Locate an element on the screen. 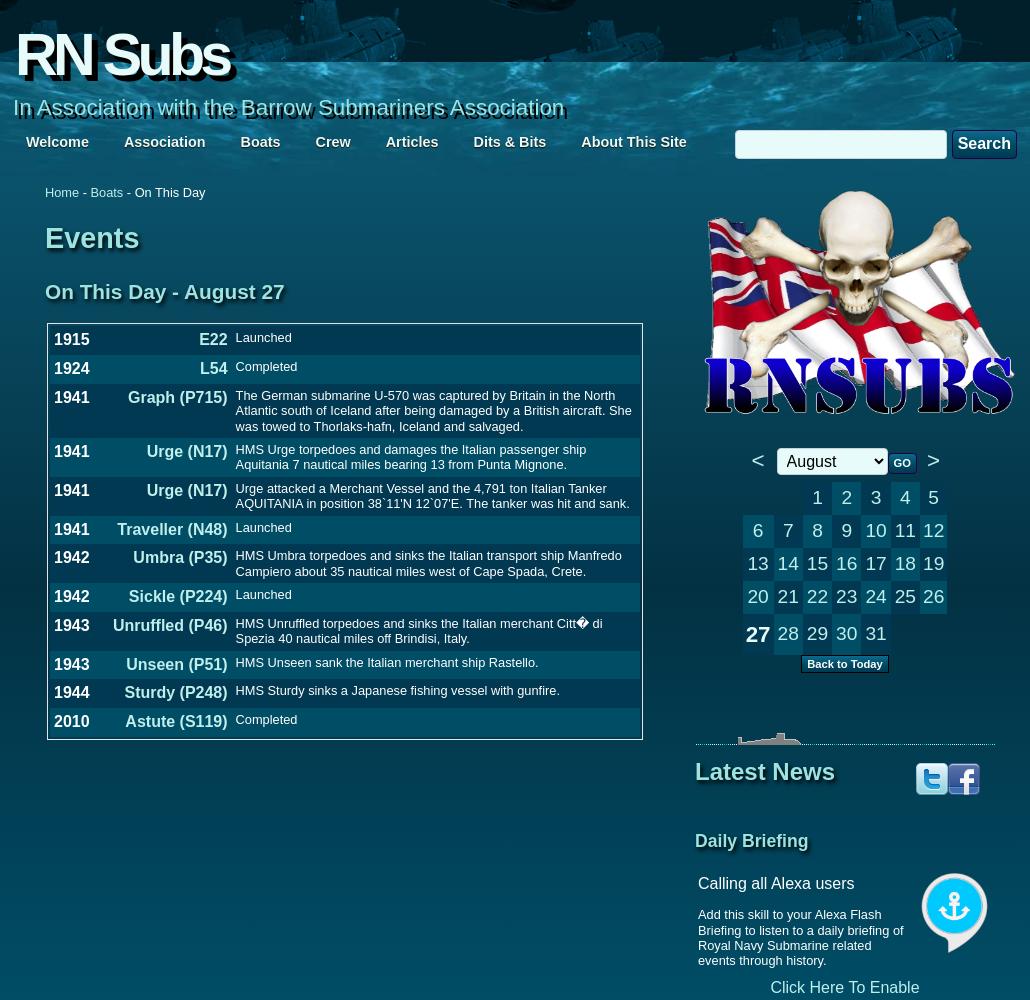  '1915' is located at coordinates (71, 338).